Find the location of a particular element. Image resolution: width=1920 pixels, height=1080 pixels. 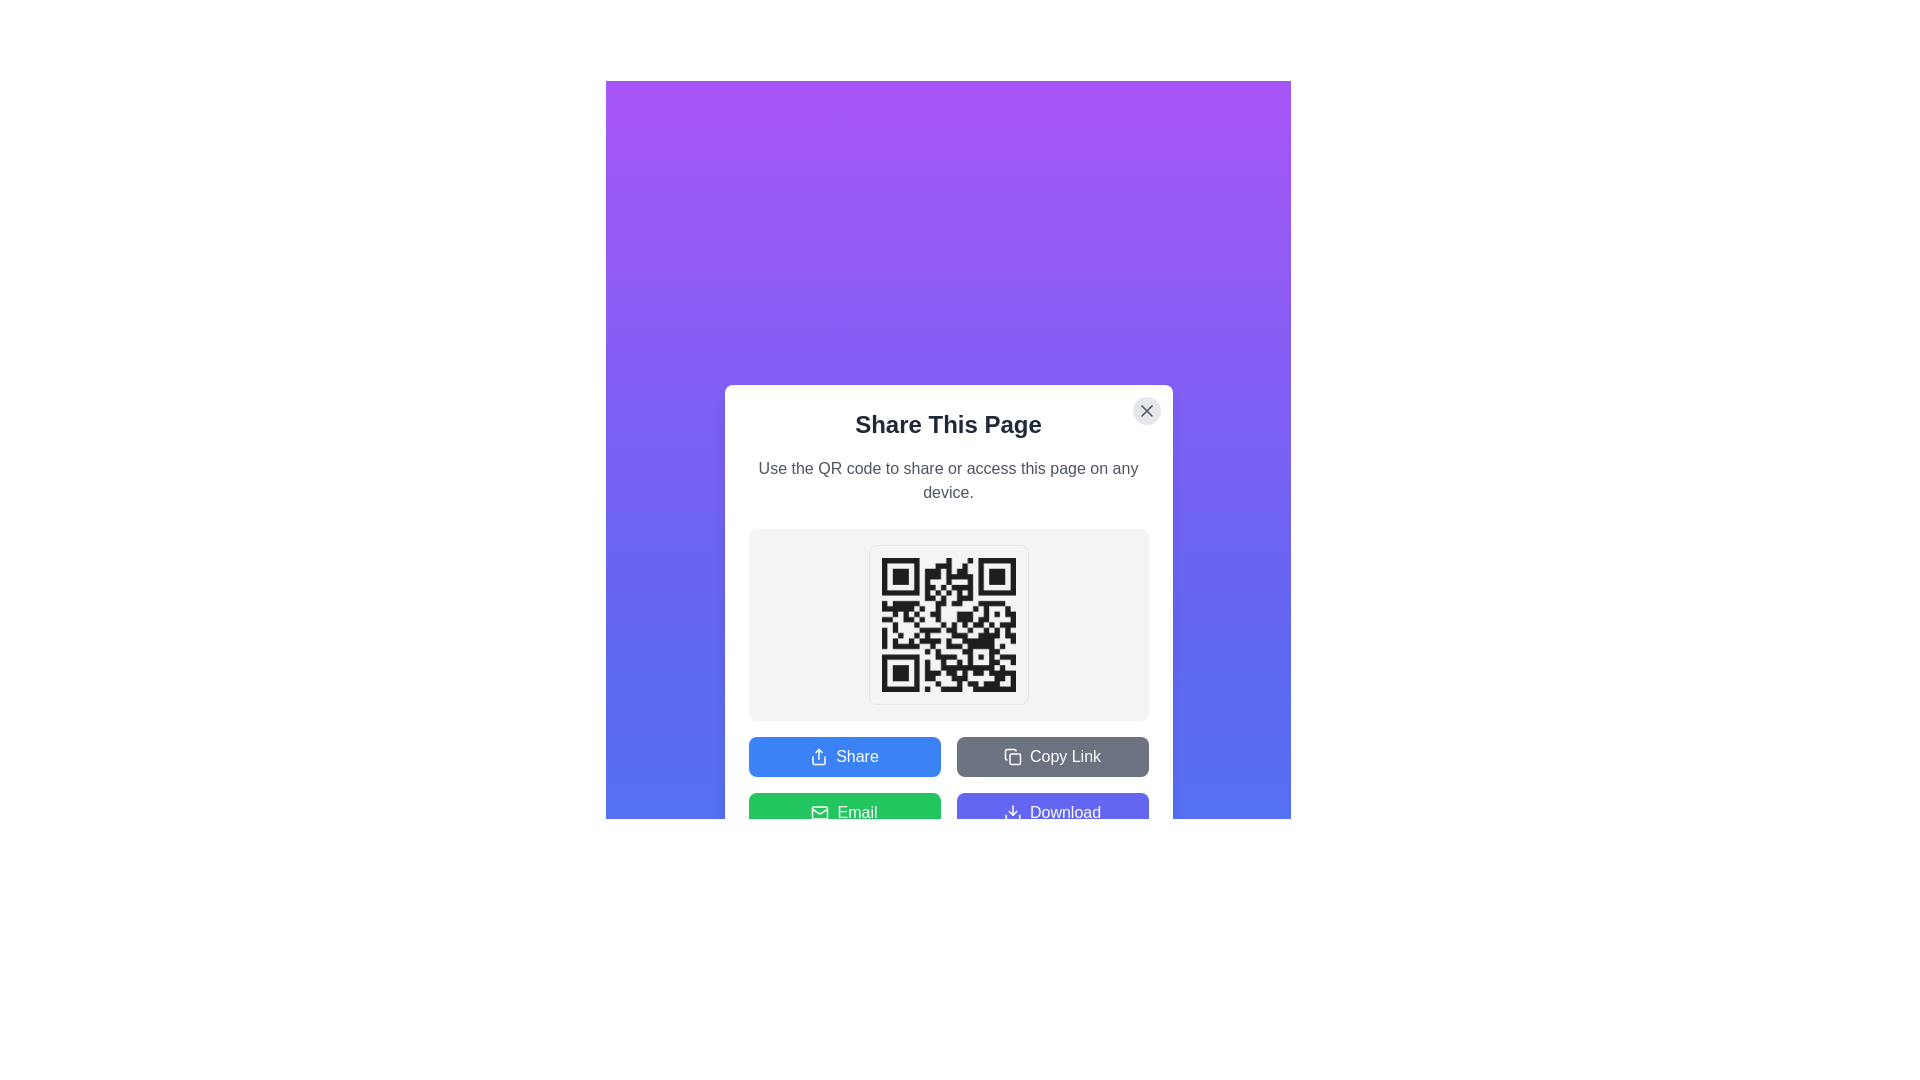

the green rectangular 'Email' button with a white envelope icon is located at coordinates (844, 813).